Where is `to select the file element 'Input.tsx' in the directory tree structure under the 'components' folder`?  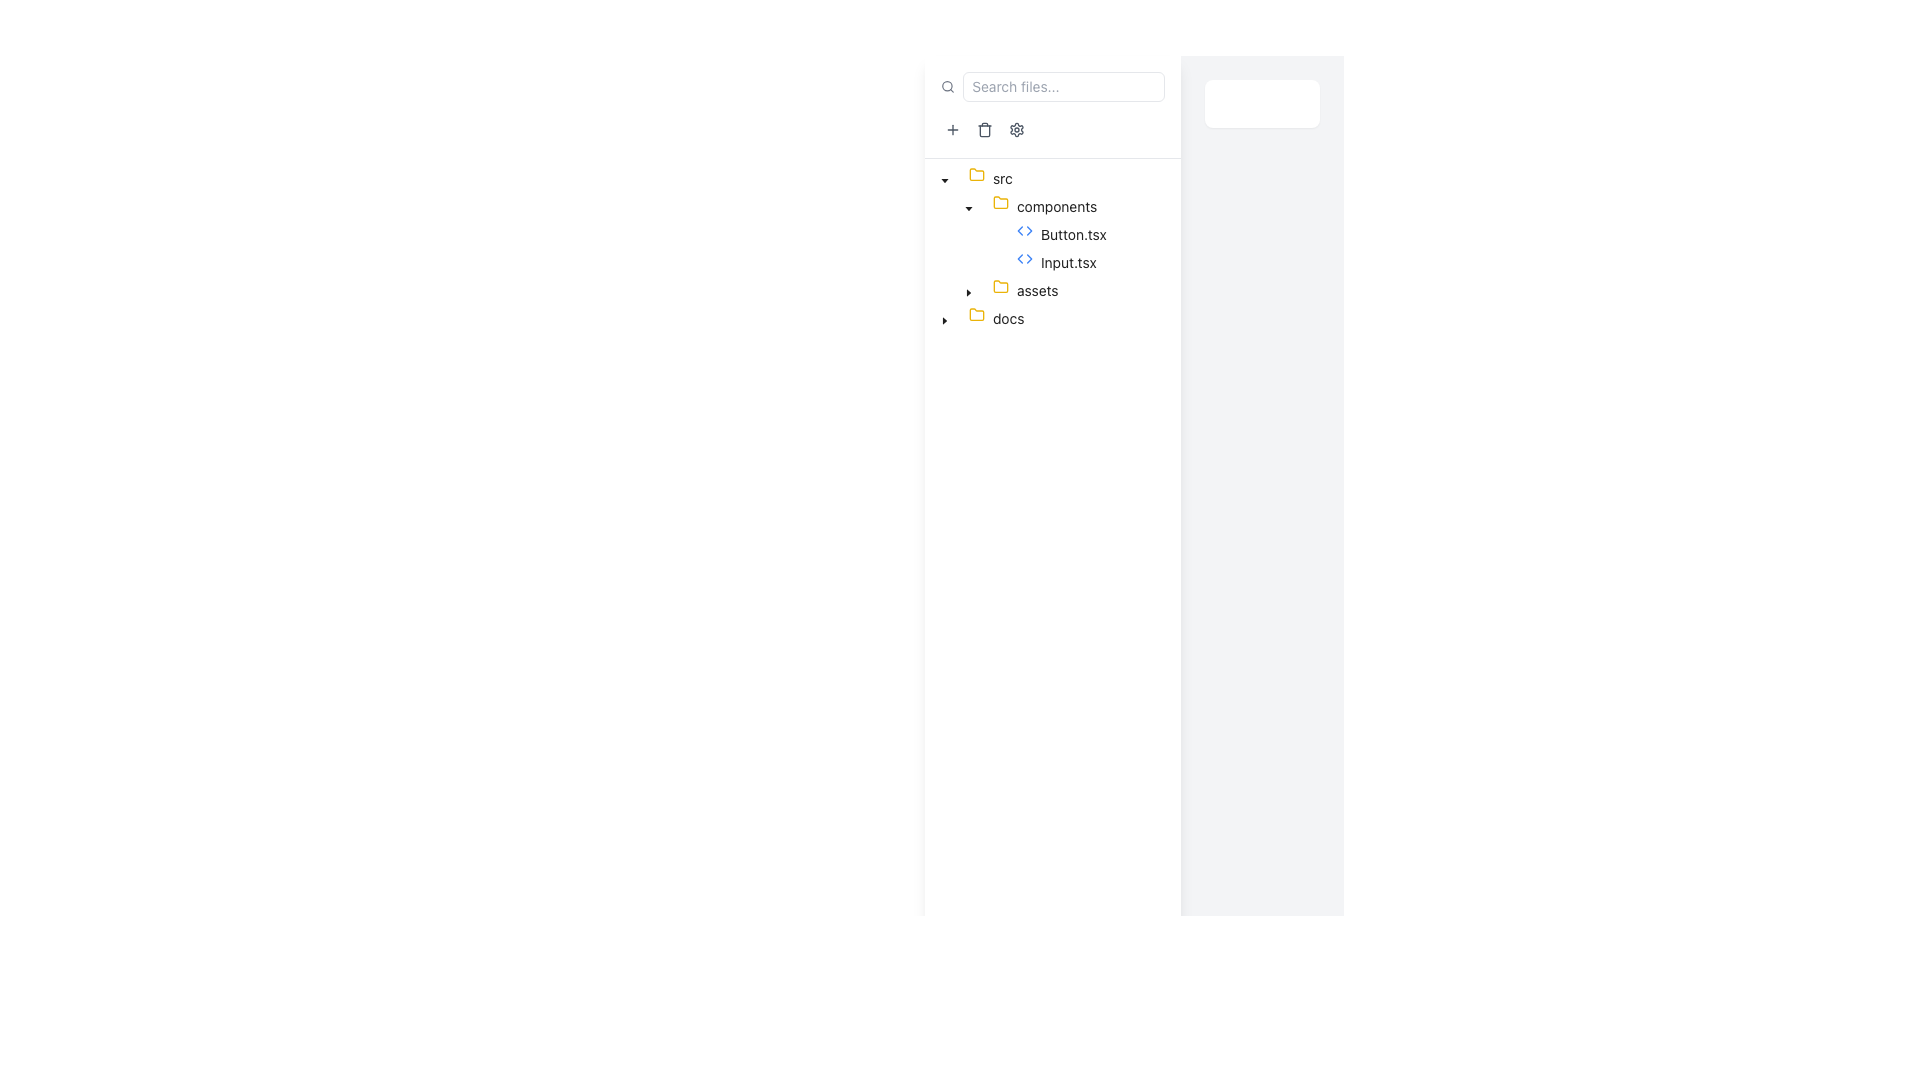
to select the file element 'Input.tsx' in the directory tree structure under the 'components' folder is located at coordinates (1051, 249).